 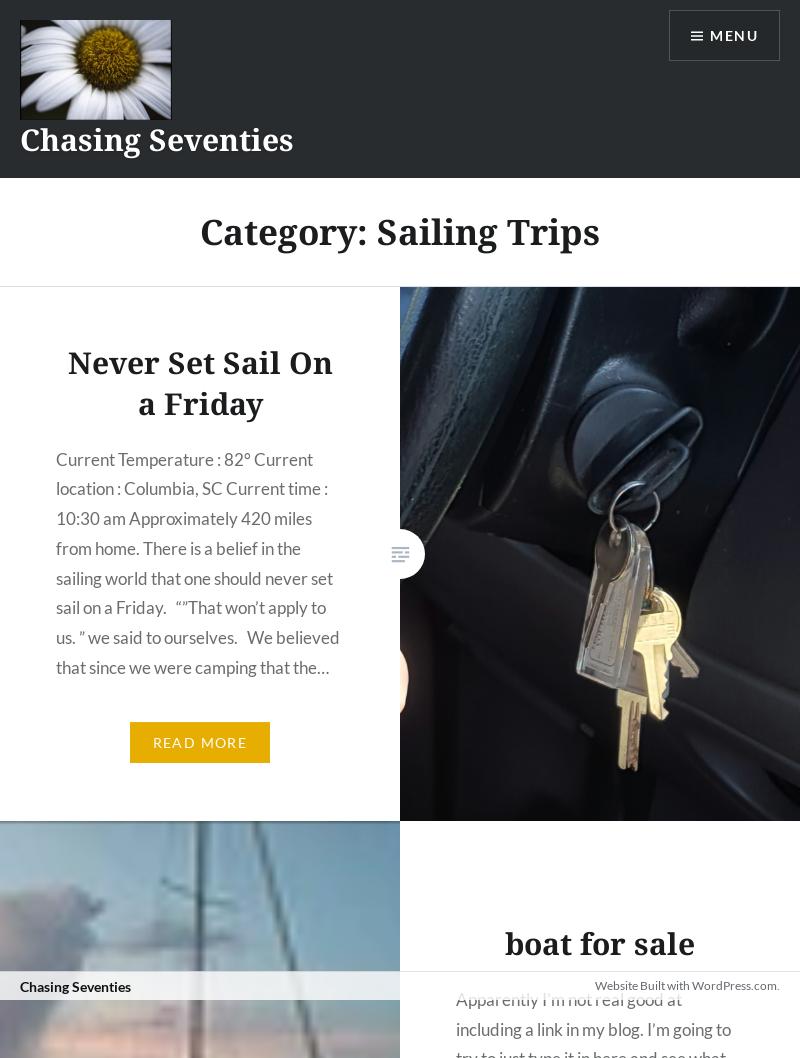 What do you see at coordinates (198, 382) in the screenshot?
I see `'Never Set Sail On a Friday'` at bounding box center [198, 382].